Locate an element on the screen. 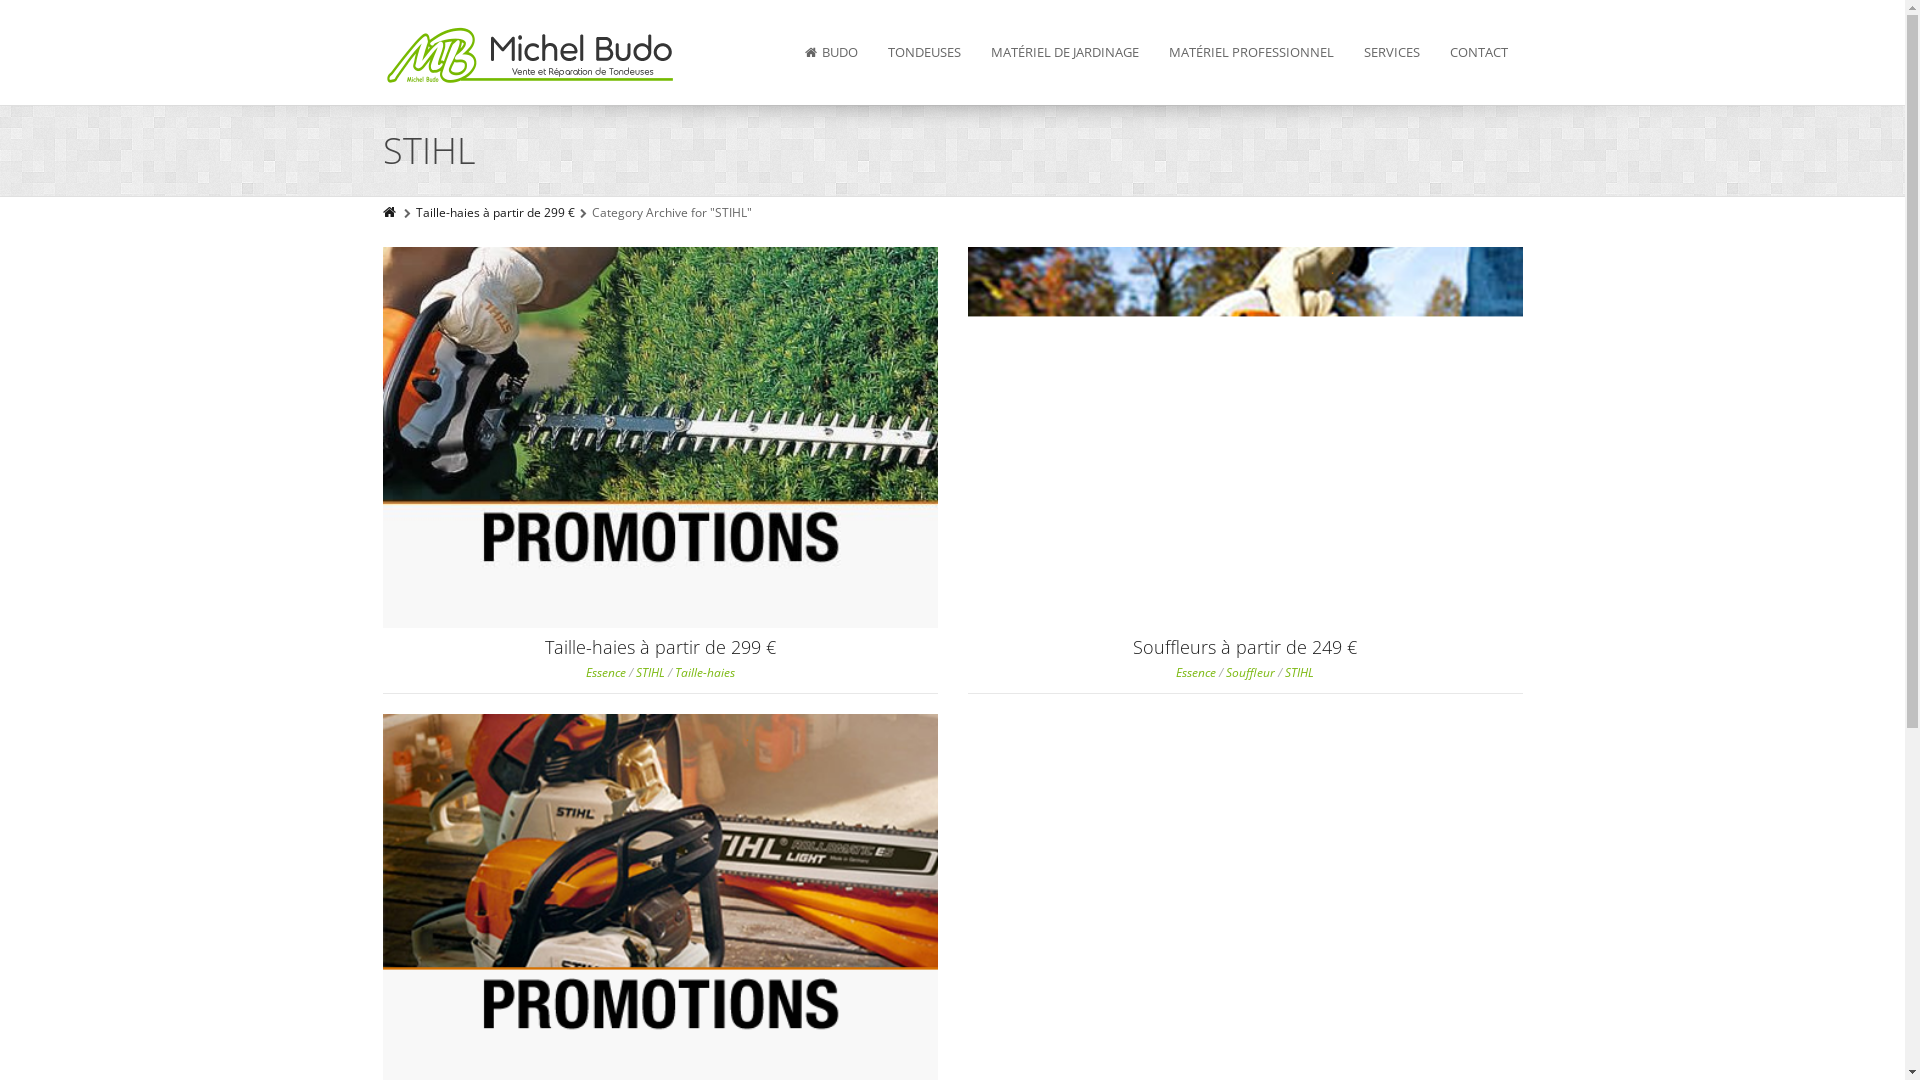 This screenshot has height=1080, width=1920. 'Essence' is located at coordinates (1176, 672).